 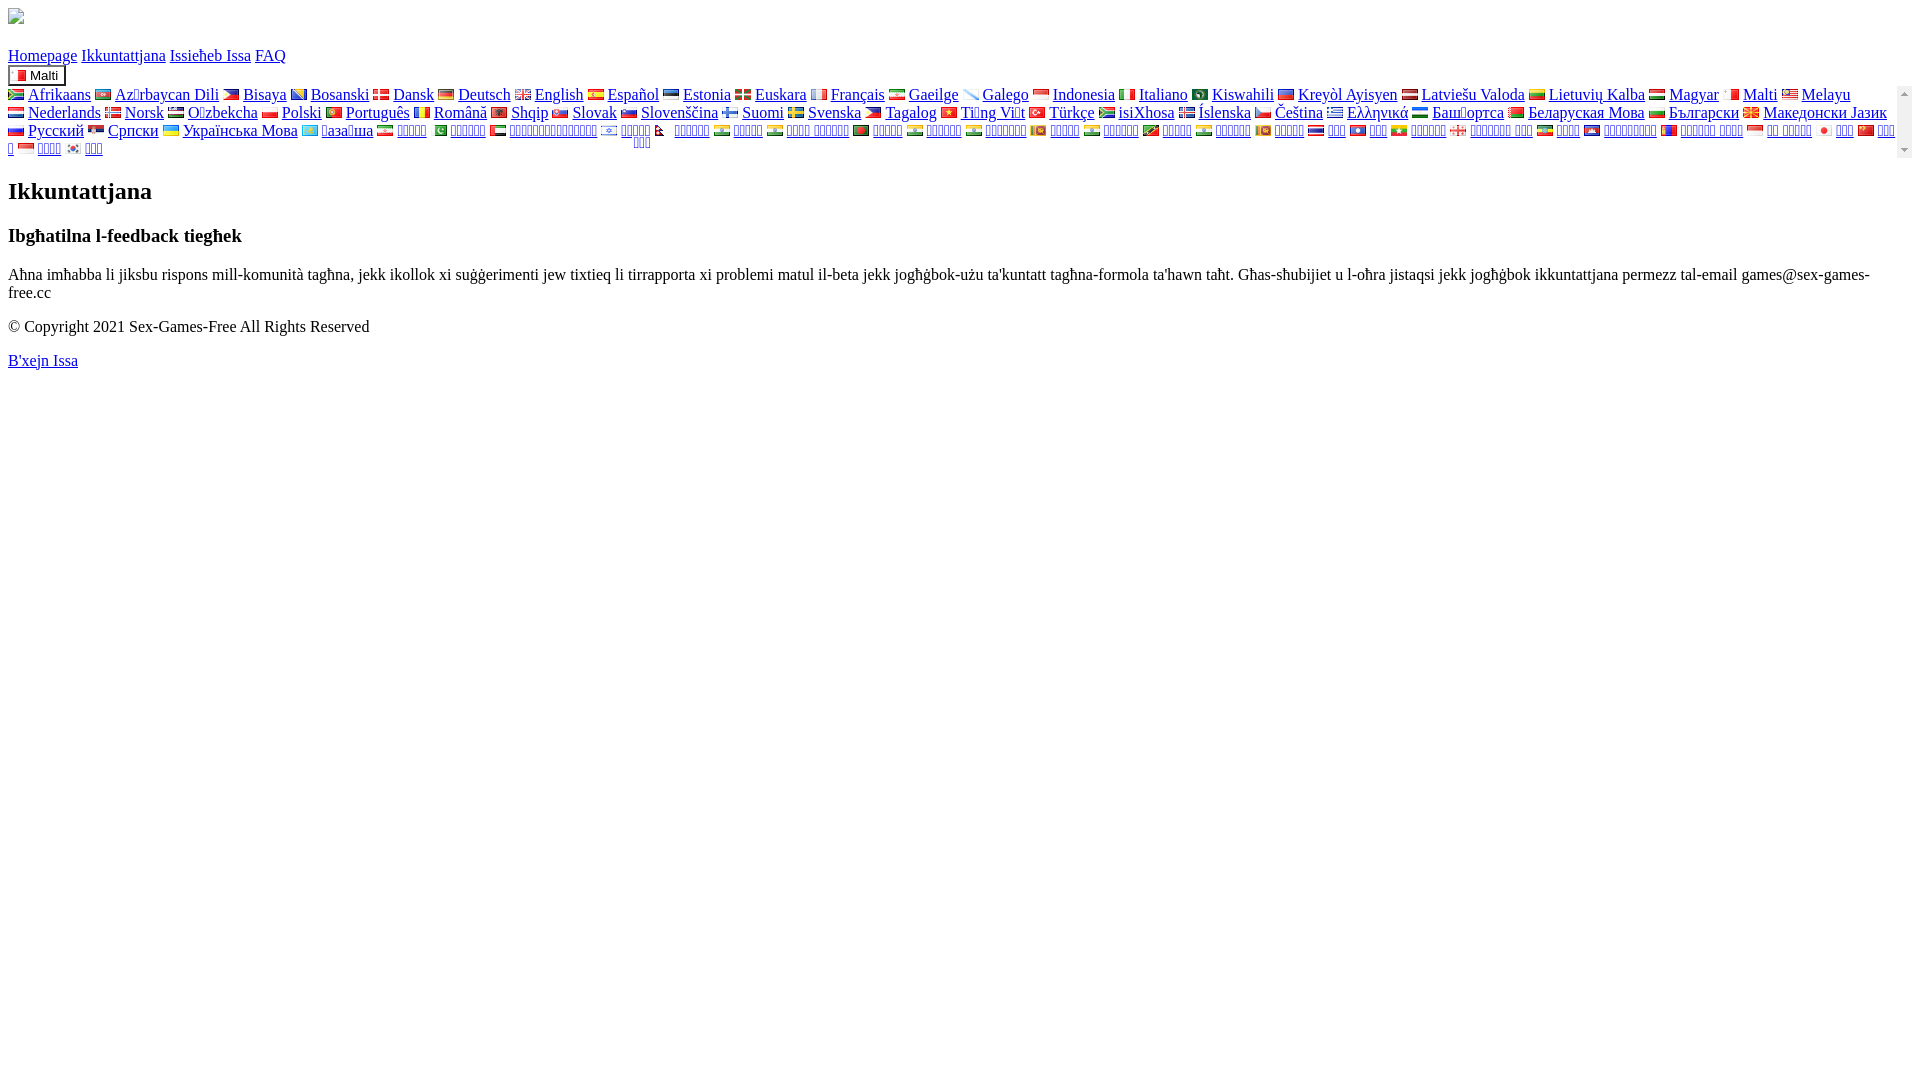 I want to click on 'Magyar', so click(x=1649, y=94).